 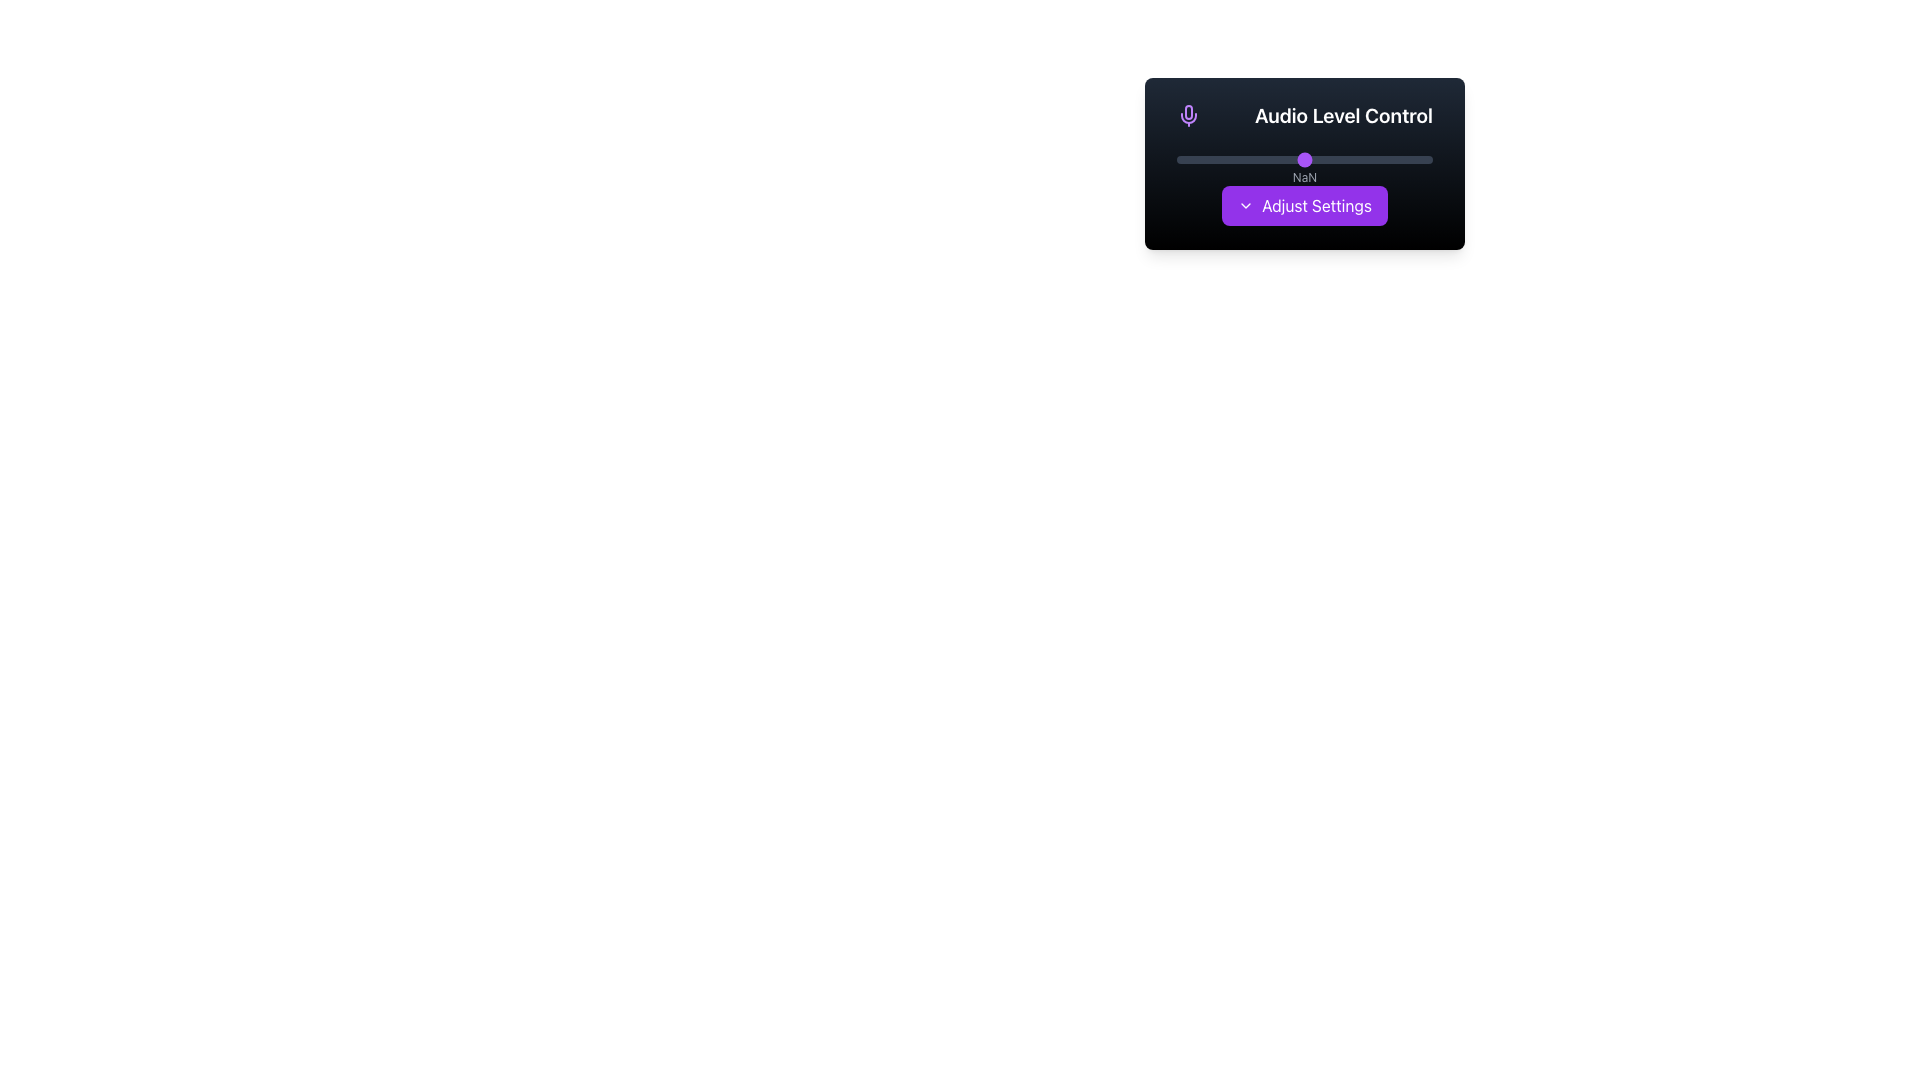 I want to click on the small, dark-colored microphone icon with a purple tint located in the top-left part of the 'Audio Level Control' card, so click(x=1189, y=112).